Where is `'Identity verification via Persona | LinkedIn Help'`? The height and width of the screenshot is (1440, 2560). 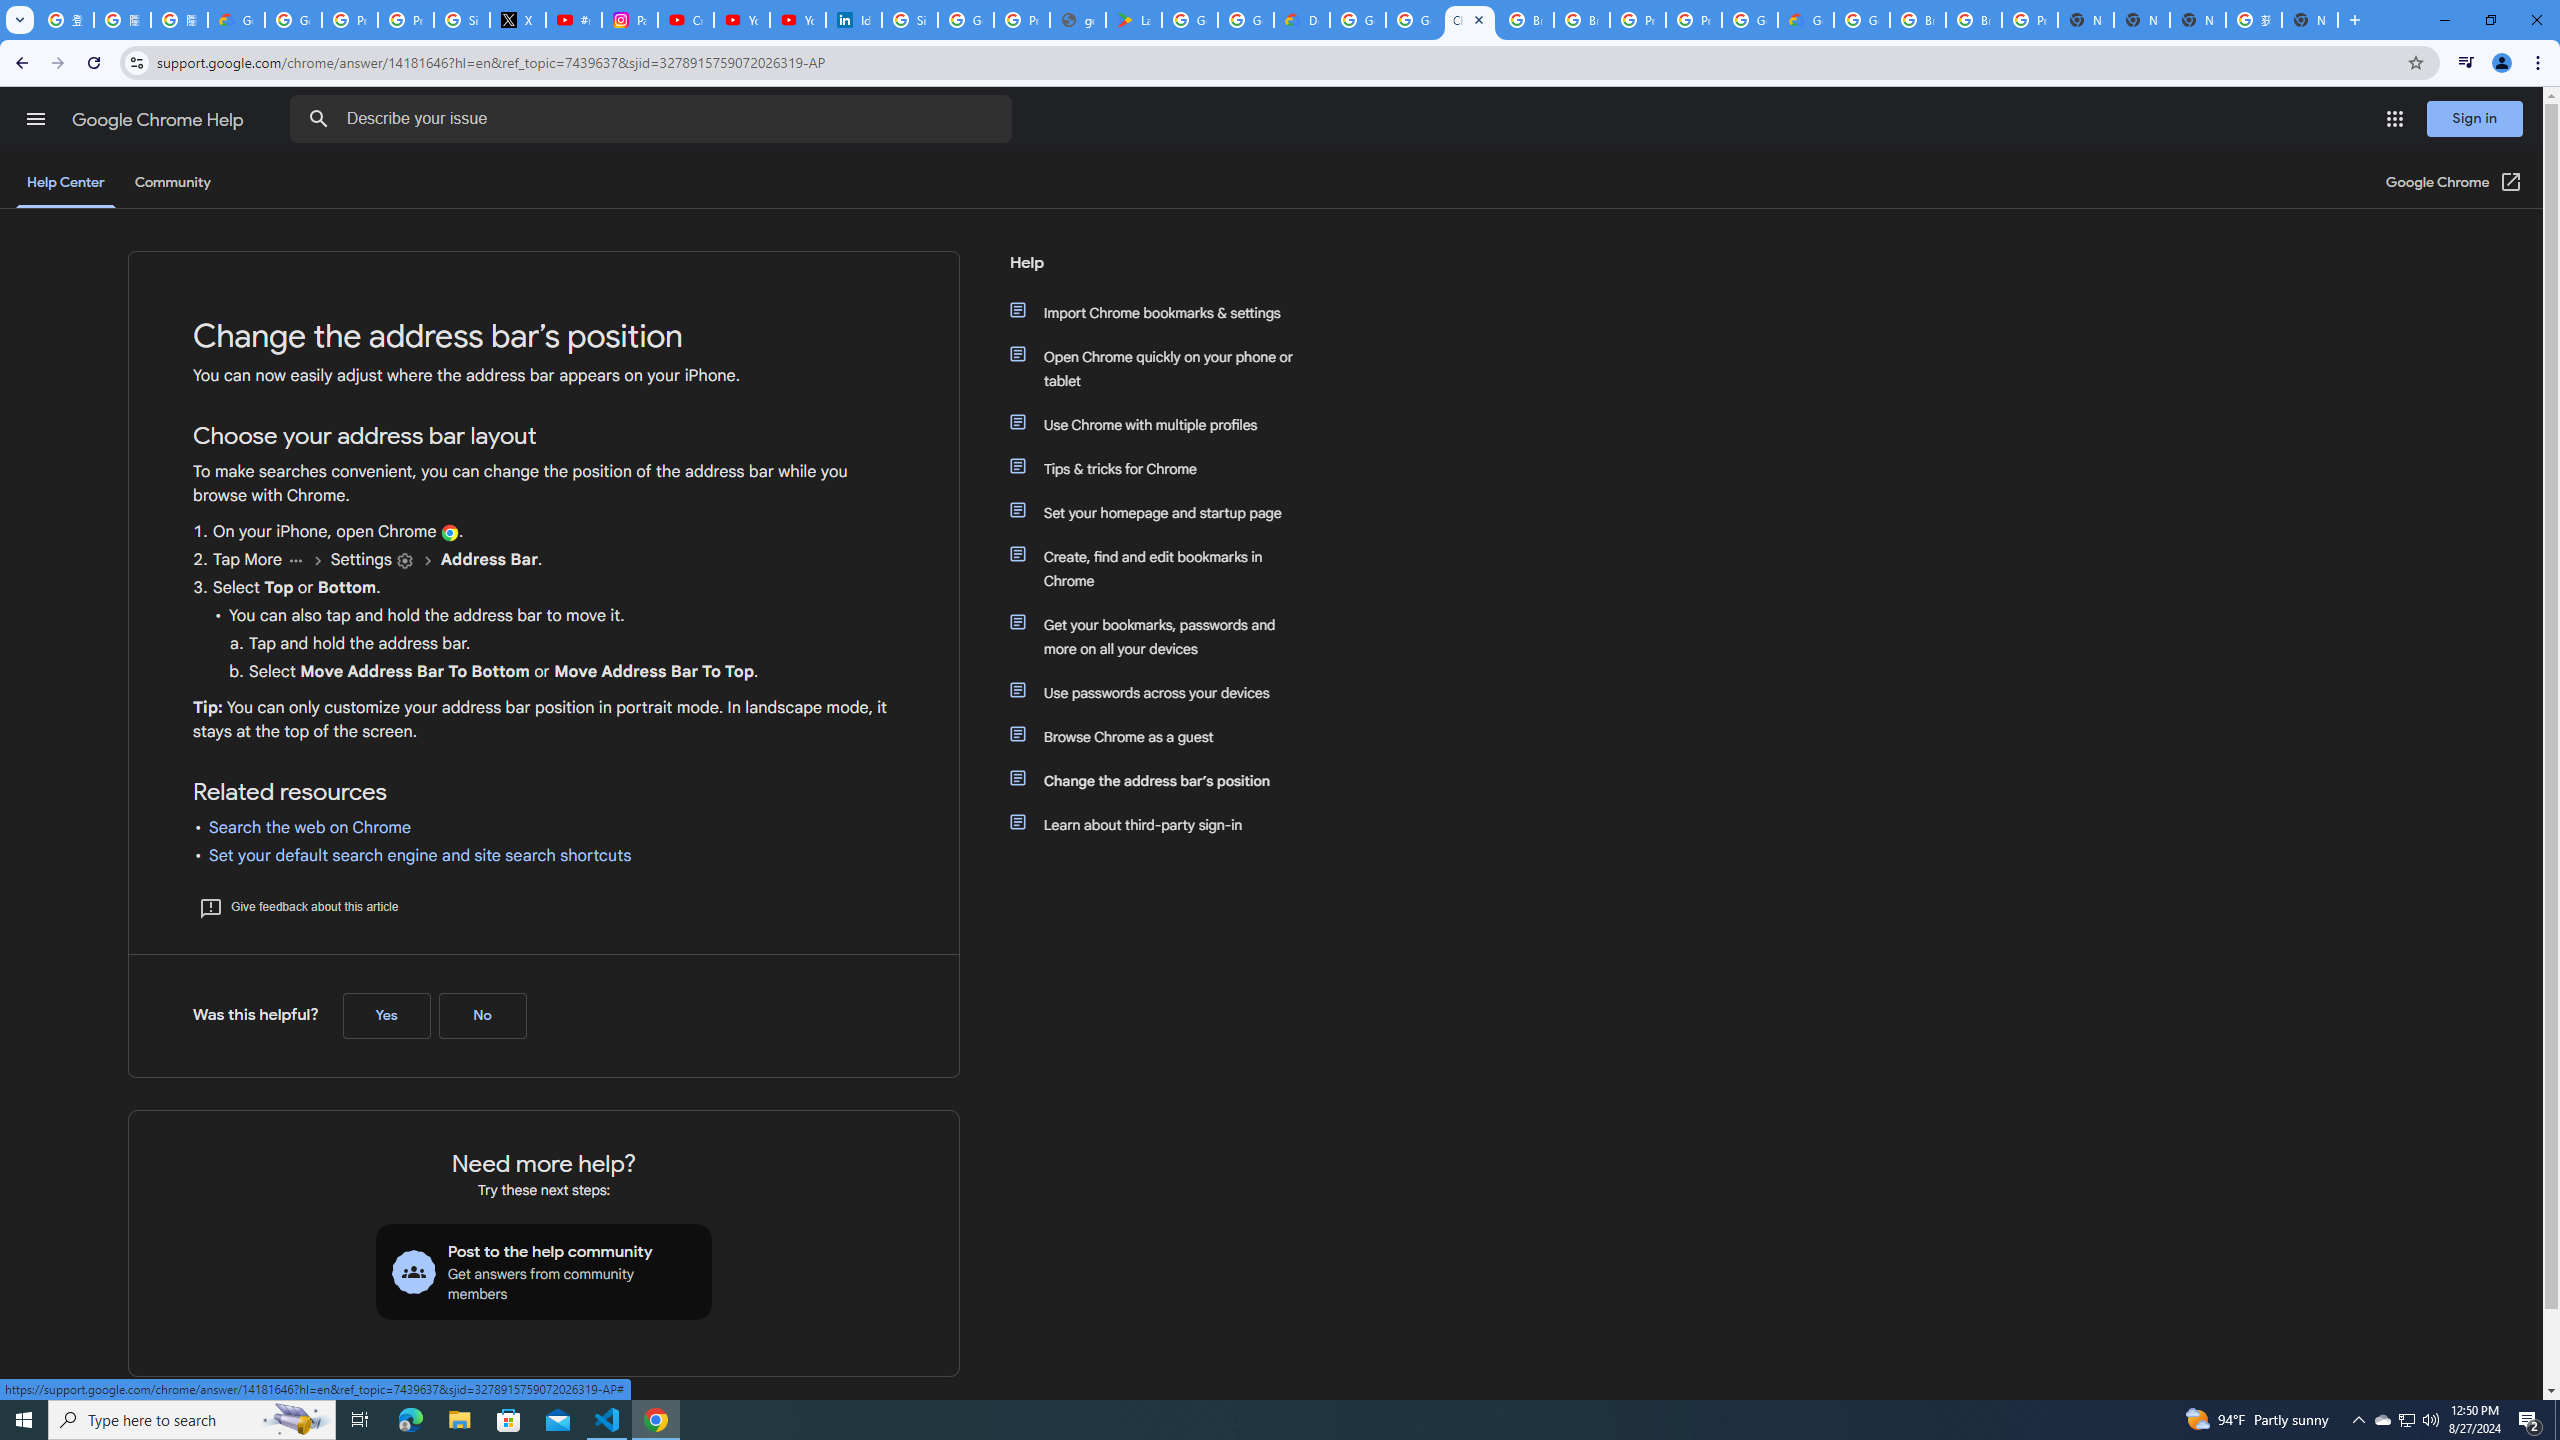 'Identity verification via Persona | LinkedIn Help' is located at coordinates (852, 19).